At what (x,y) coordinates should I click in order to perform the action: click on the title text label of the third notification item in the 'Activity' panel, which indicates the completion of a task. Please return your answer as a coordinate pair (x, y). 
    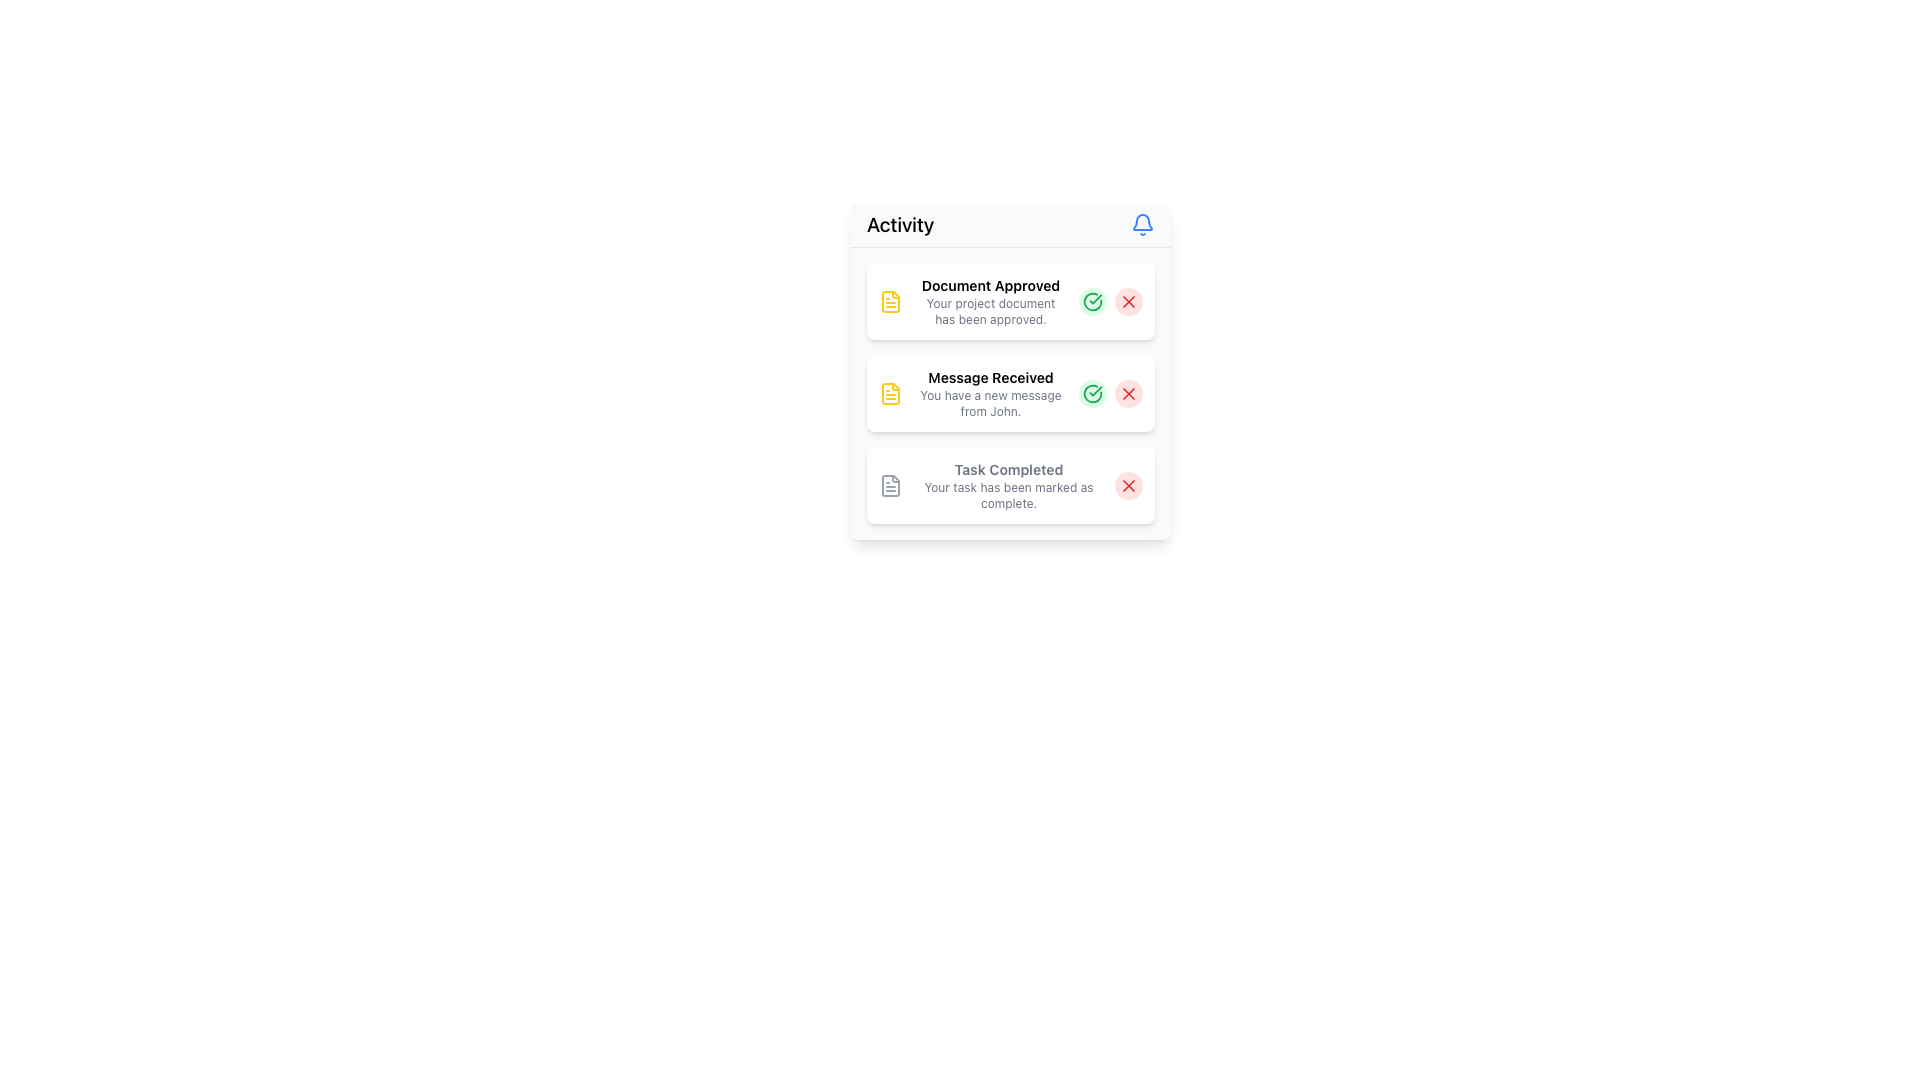
    Looking at the image, I should click on (1008, 470).